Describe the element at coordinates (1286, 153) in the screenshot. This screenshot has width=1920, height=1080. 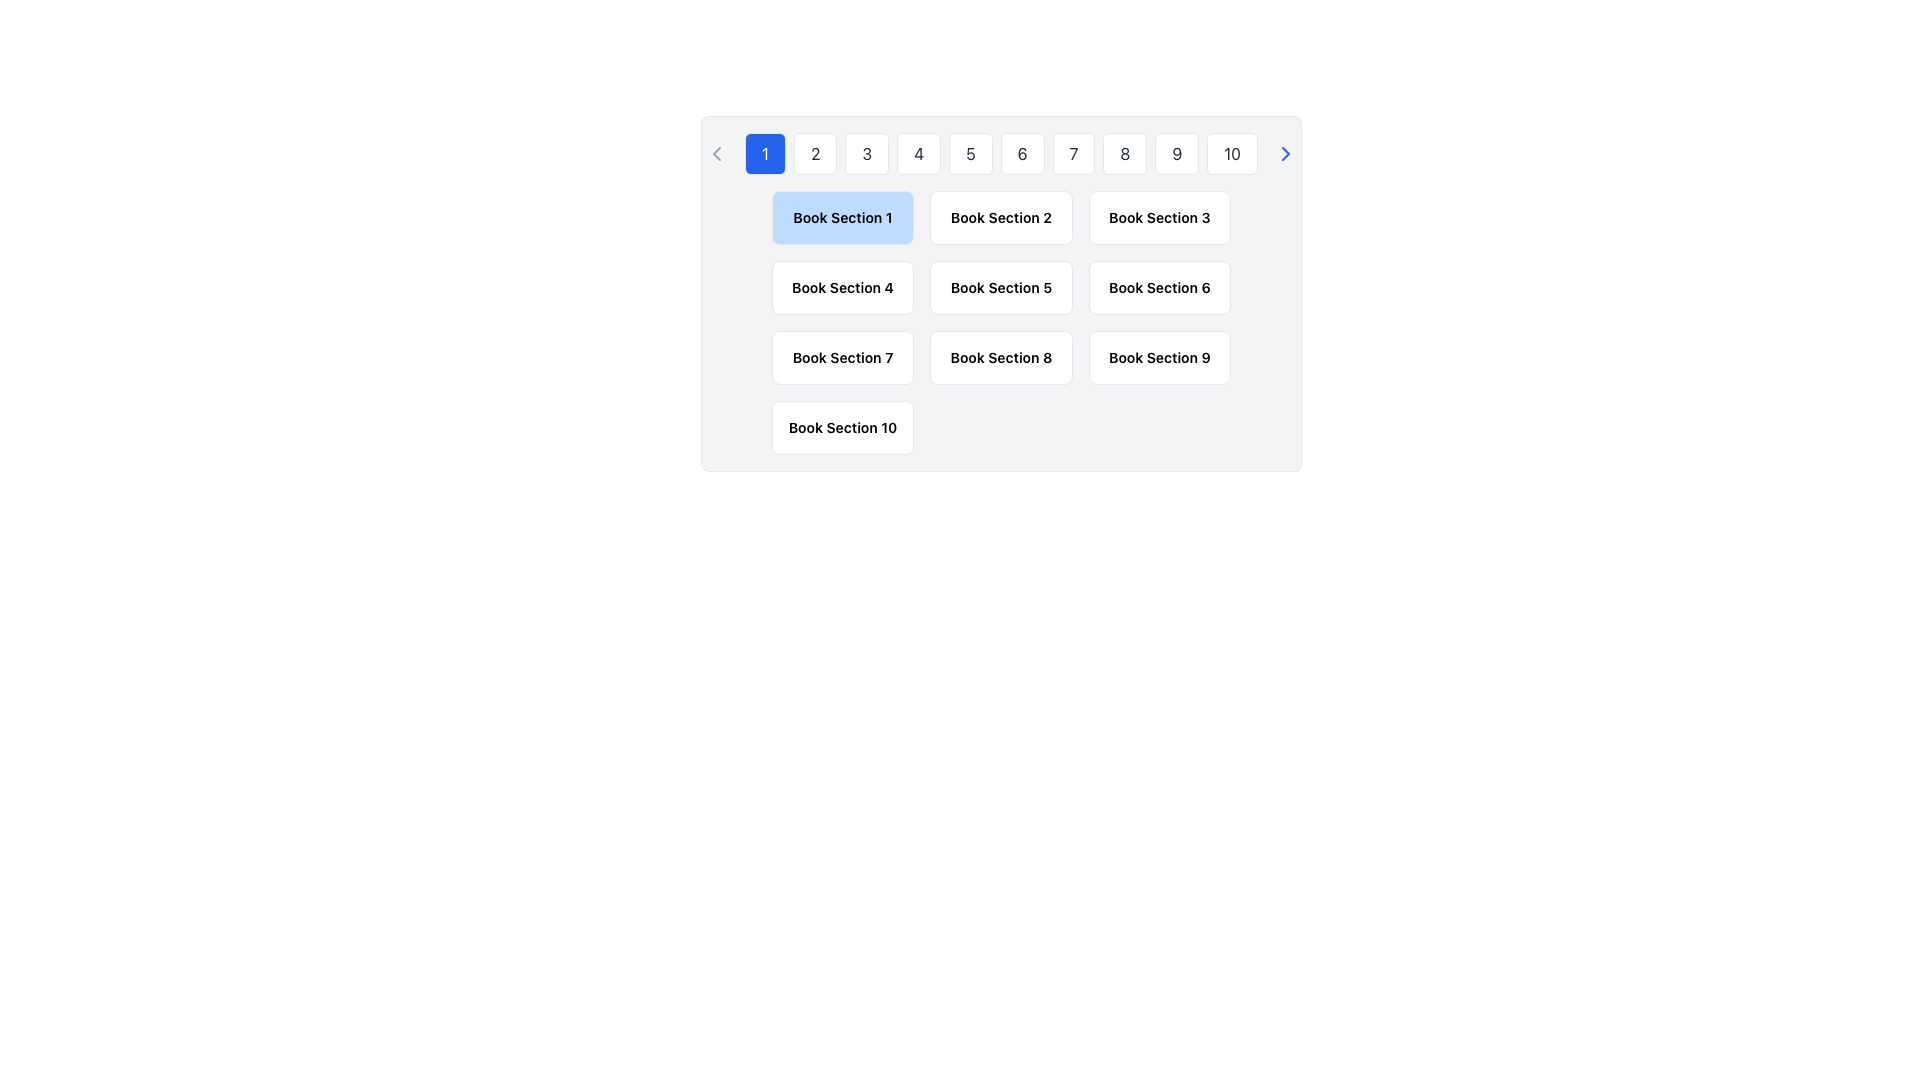
I see `the chevron icon located at the top-right of the pagination bar` at that location.